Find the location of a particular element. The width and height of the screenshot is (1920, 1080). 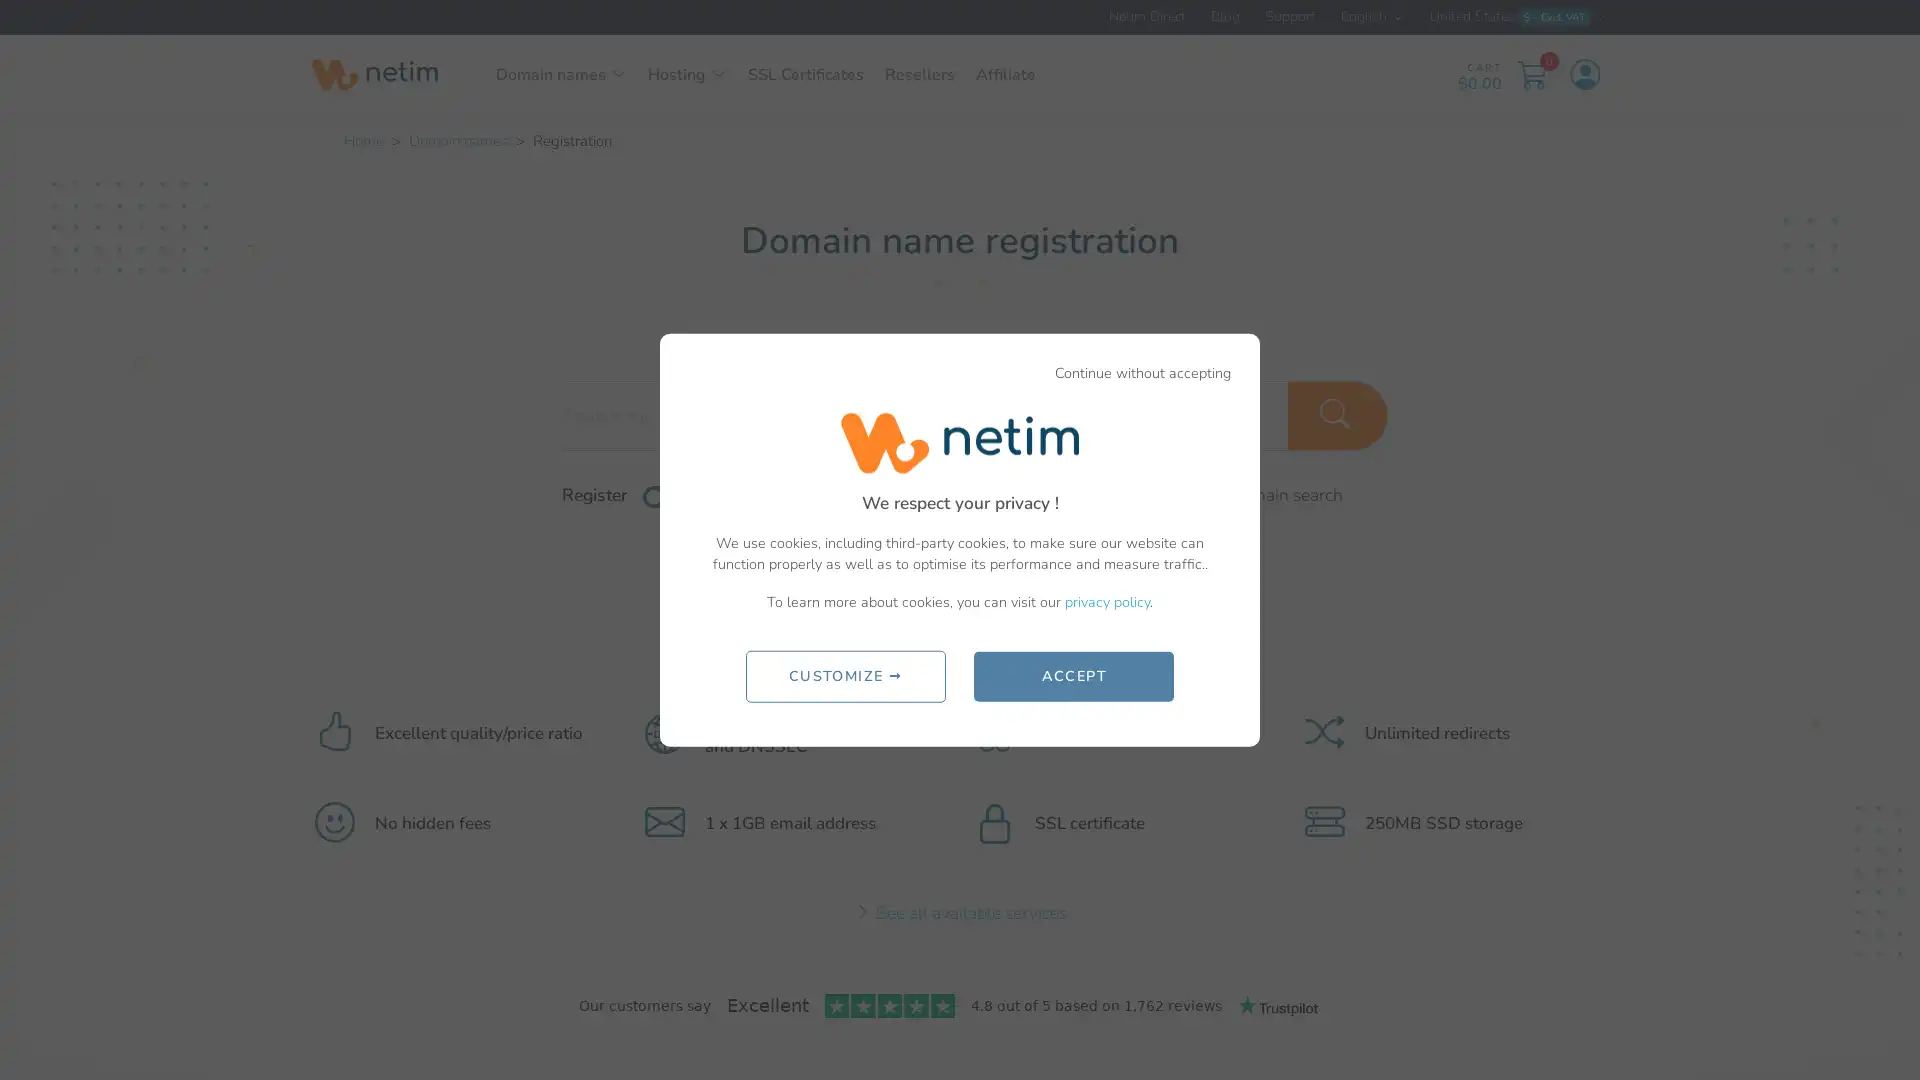

CUSTOMIZE is located at coordinates (844, 675).